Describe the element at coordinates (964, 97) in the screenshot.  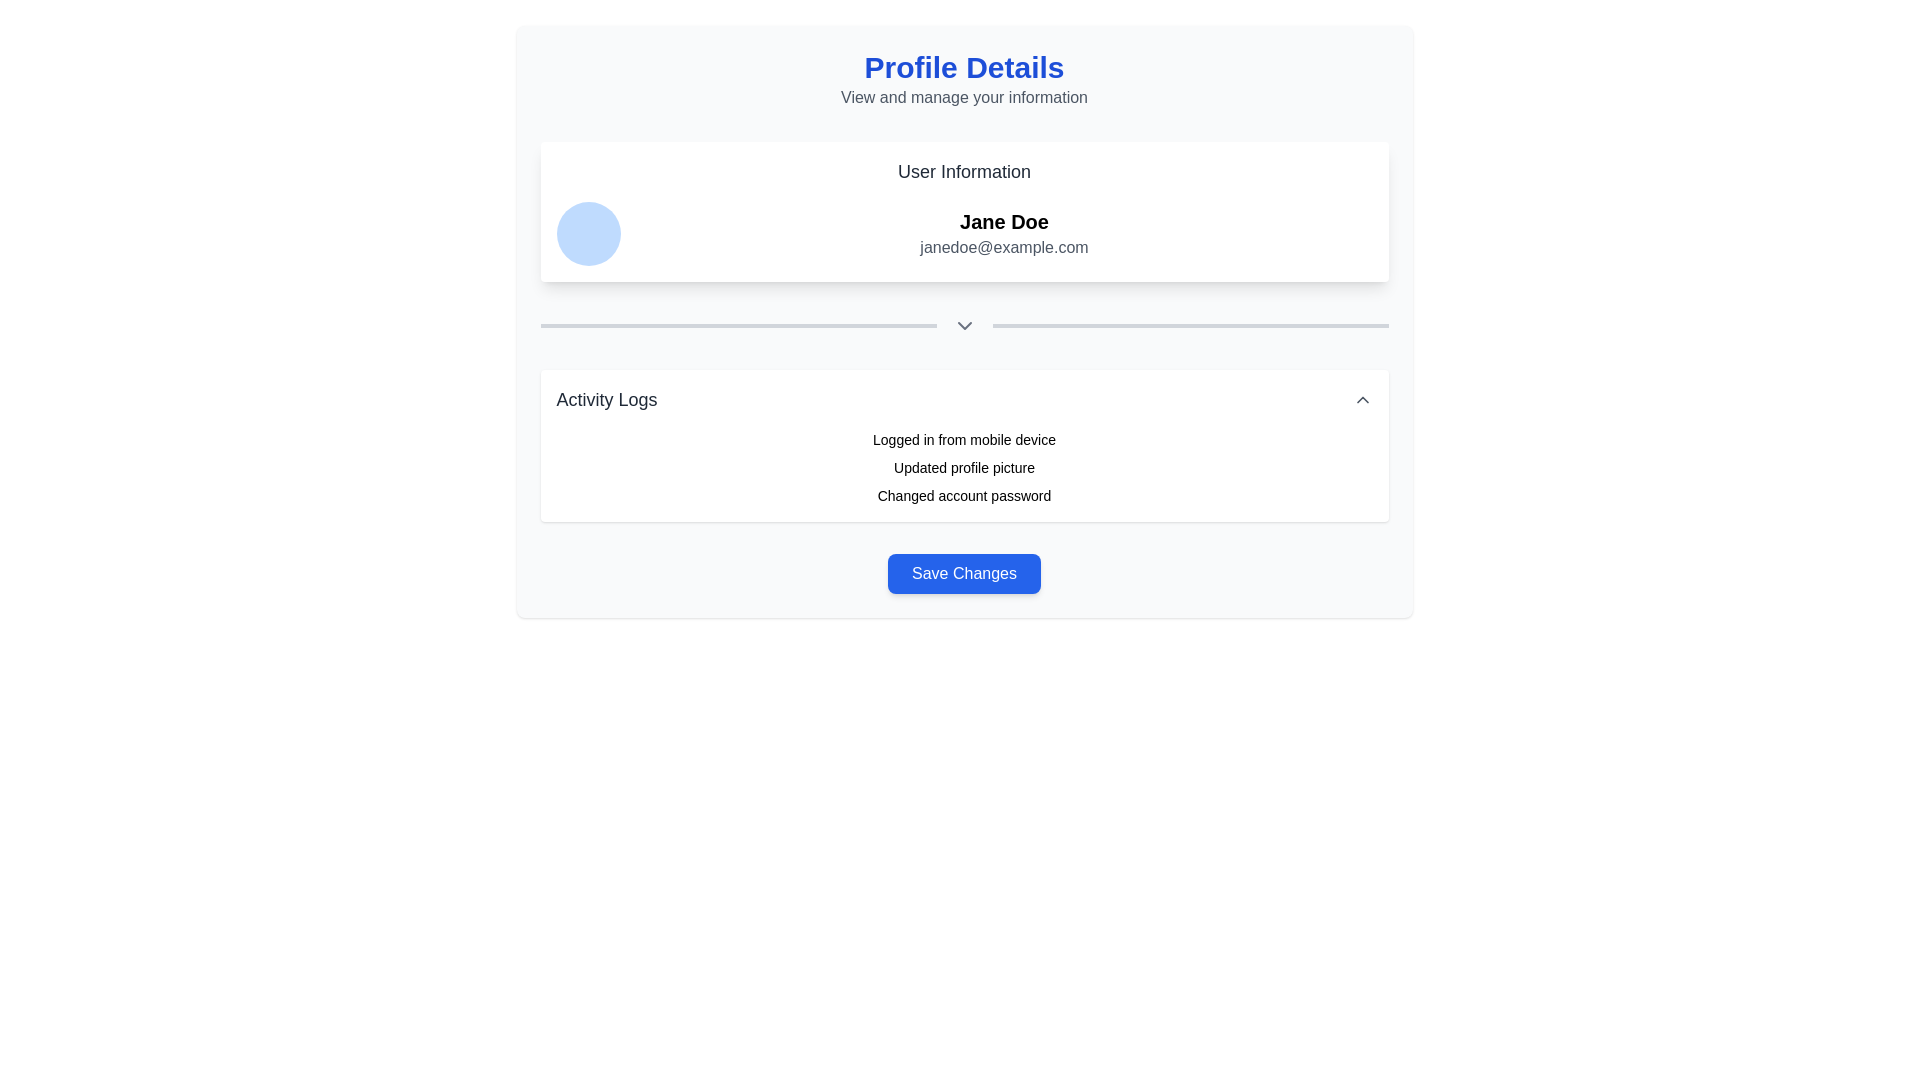
I see `the text label displaying 'View and manage your information', which is styled in gray and positioned beneath the bold title 'Profile Details'` at that location.